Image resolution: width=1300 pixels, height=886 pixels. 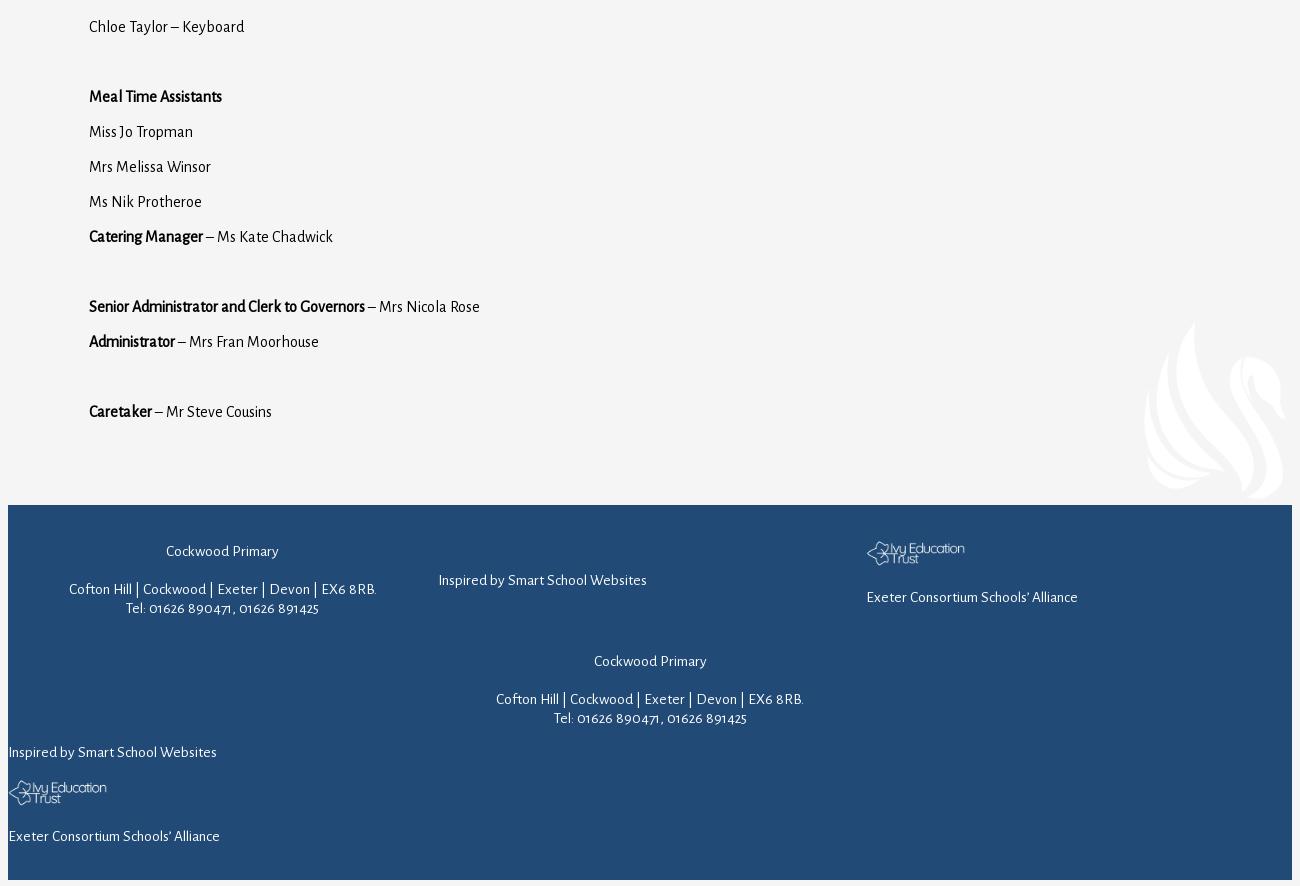 What do you see at coordinates (140, 131) in the screenshot?
I see `'Miss Jo Tropman'` at bounding box center [140, 131].